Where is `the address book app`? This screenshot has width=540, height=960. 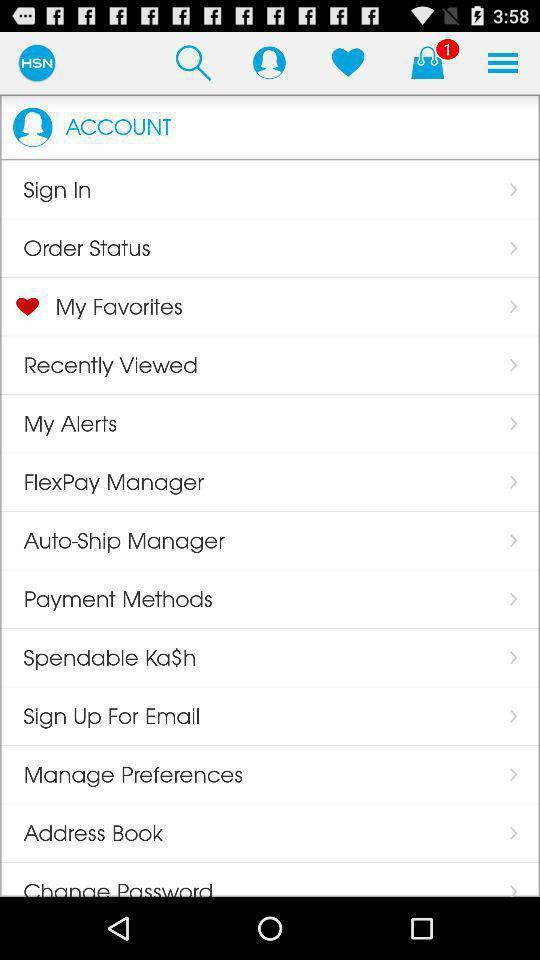 the address book app is located at coordinates (80, 833).